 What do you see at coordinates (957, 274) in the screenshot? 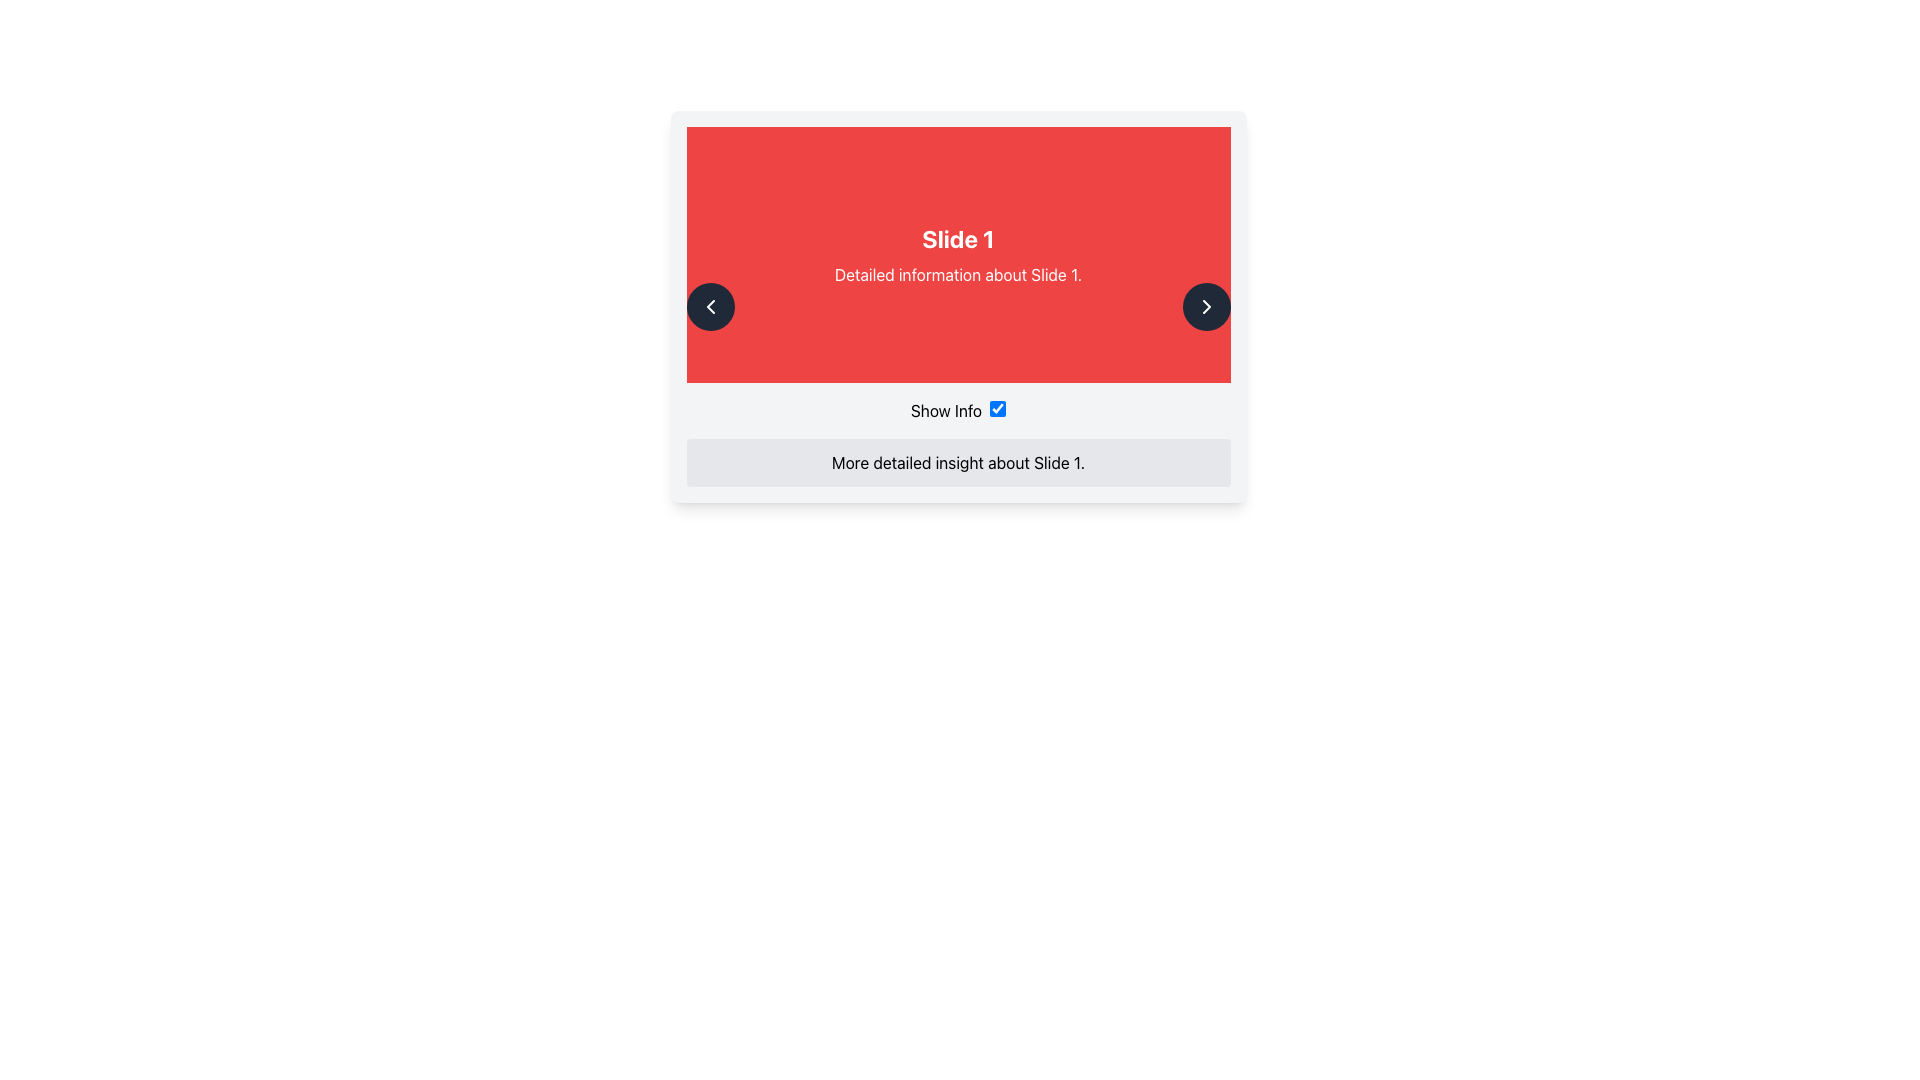
I see `text element that displays 'Detailed information about Slide 1.' which is styled with a red background and located directly below the title 'Slide 1.'` at bounding box center [957, 274].